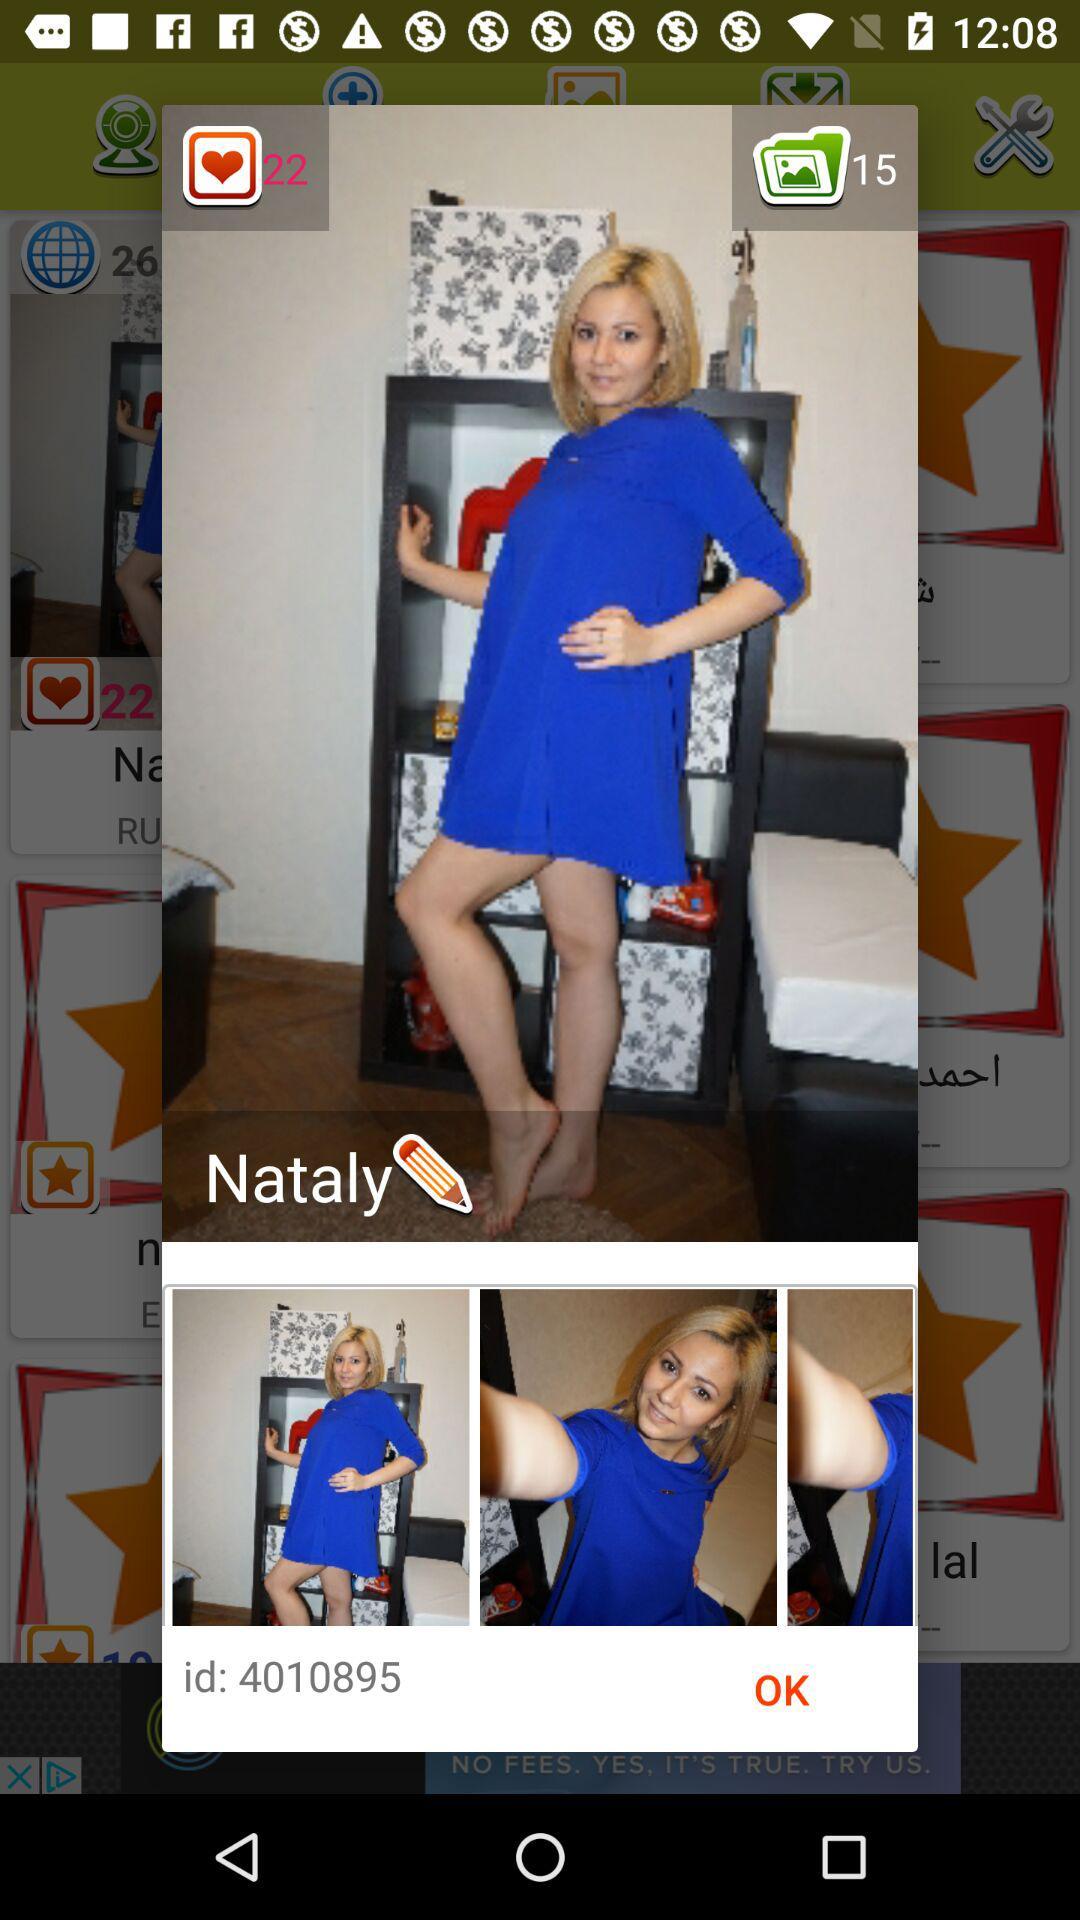  I want to click on item below the 22 item, so click(337, 1176).